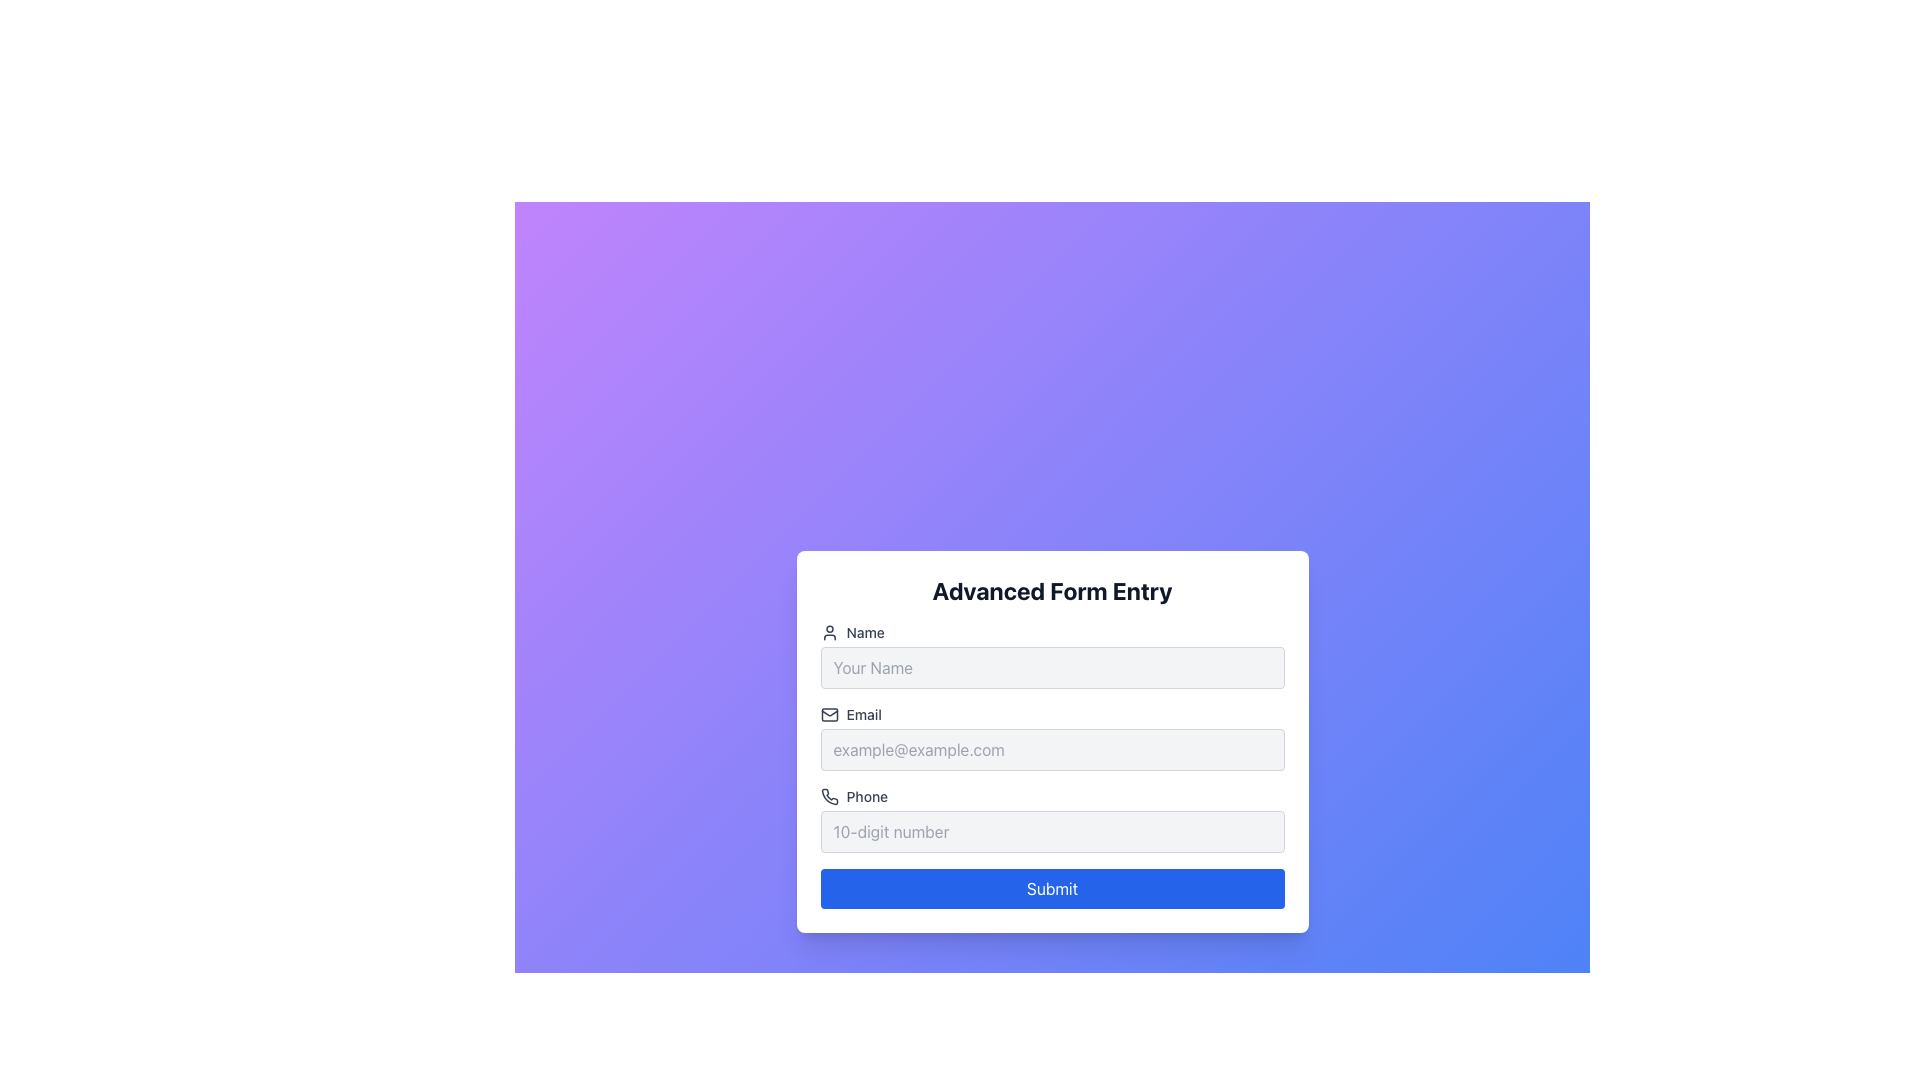 This screenshot has width=1920, height=1080. What do you see at coordinates (1051, 820) in the screenshot?
I see `the phone number input field, which is the third input field in the form, located below the 'Email' field and above the 'Submit' button` at bounding box center [1051, 820].